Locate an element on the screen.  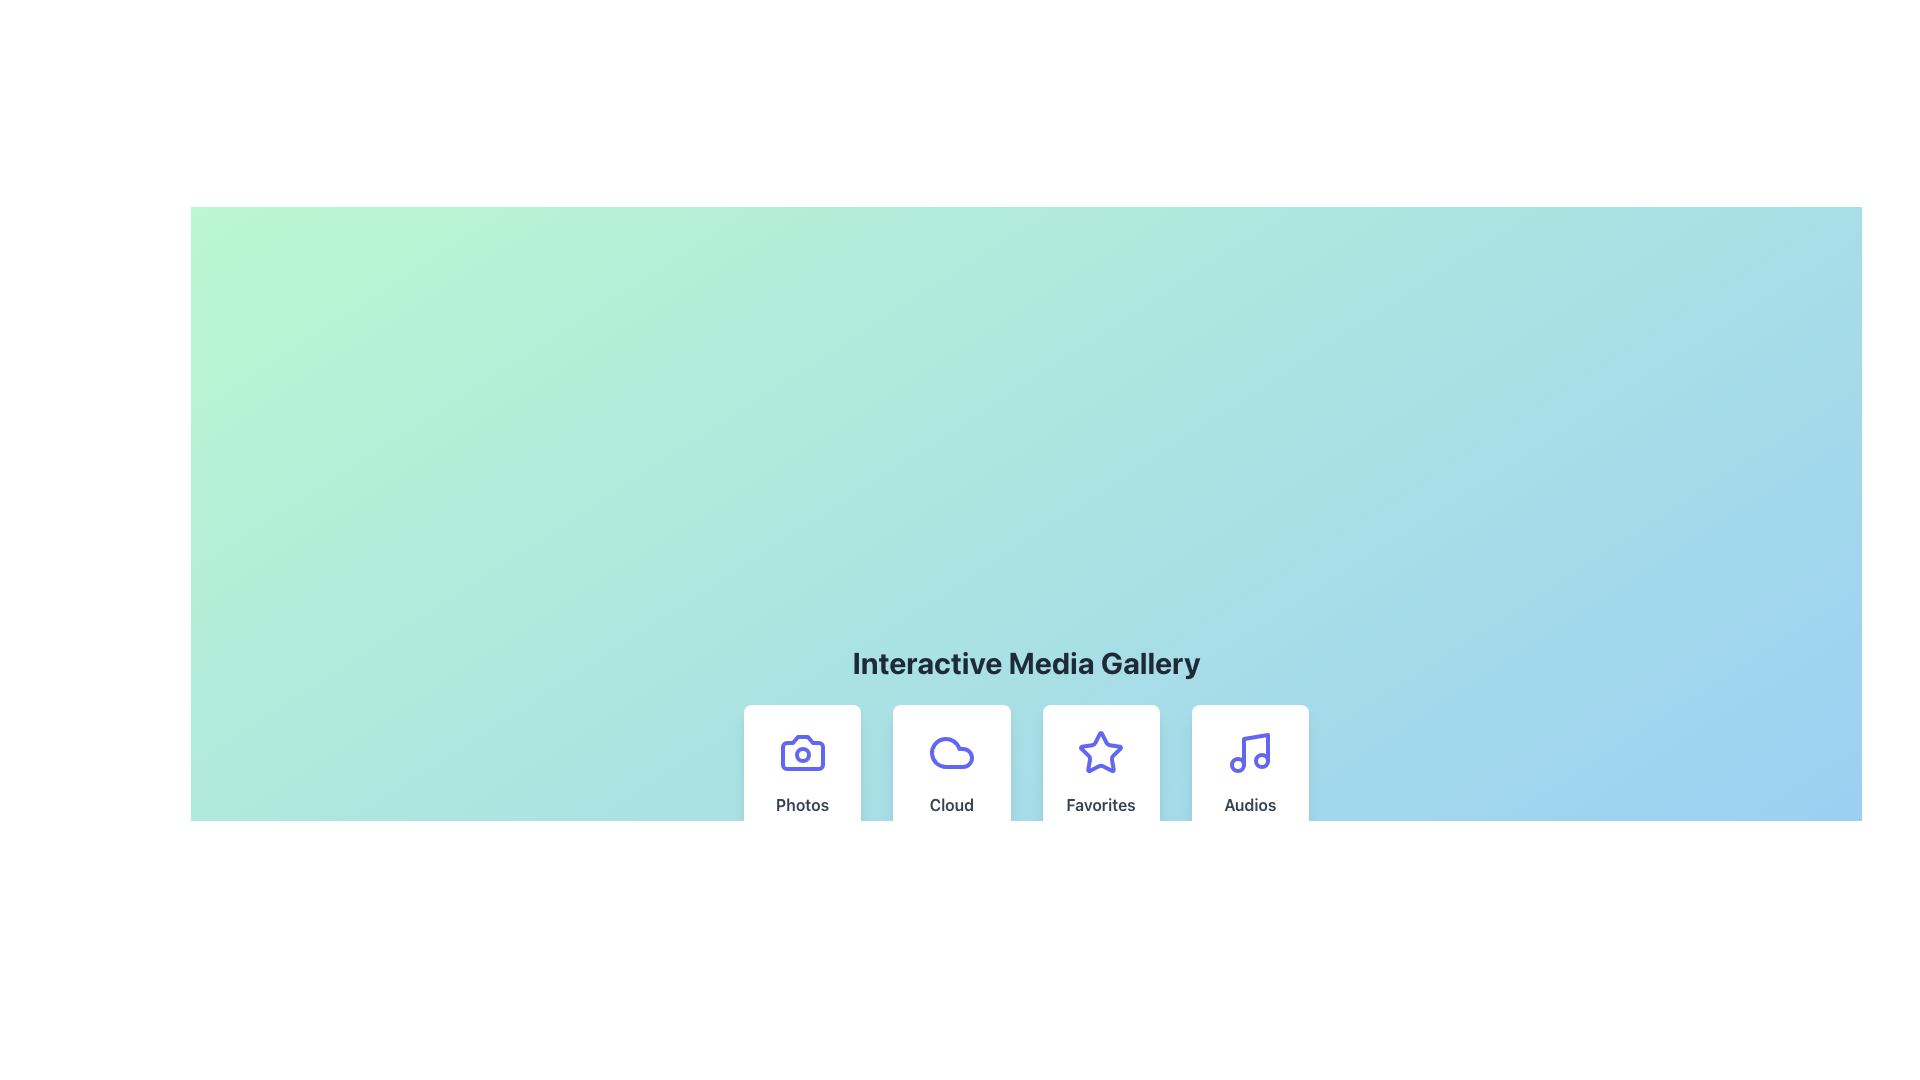
the 'Audios' card, which is the fourth item in the row of four cards in the 'Interactive Media Gallery' is located at coordinates (1249, 775).